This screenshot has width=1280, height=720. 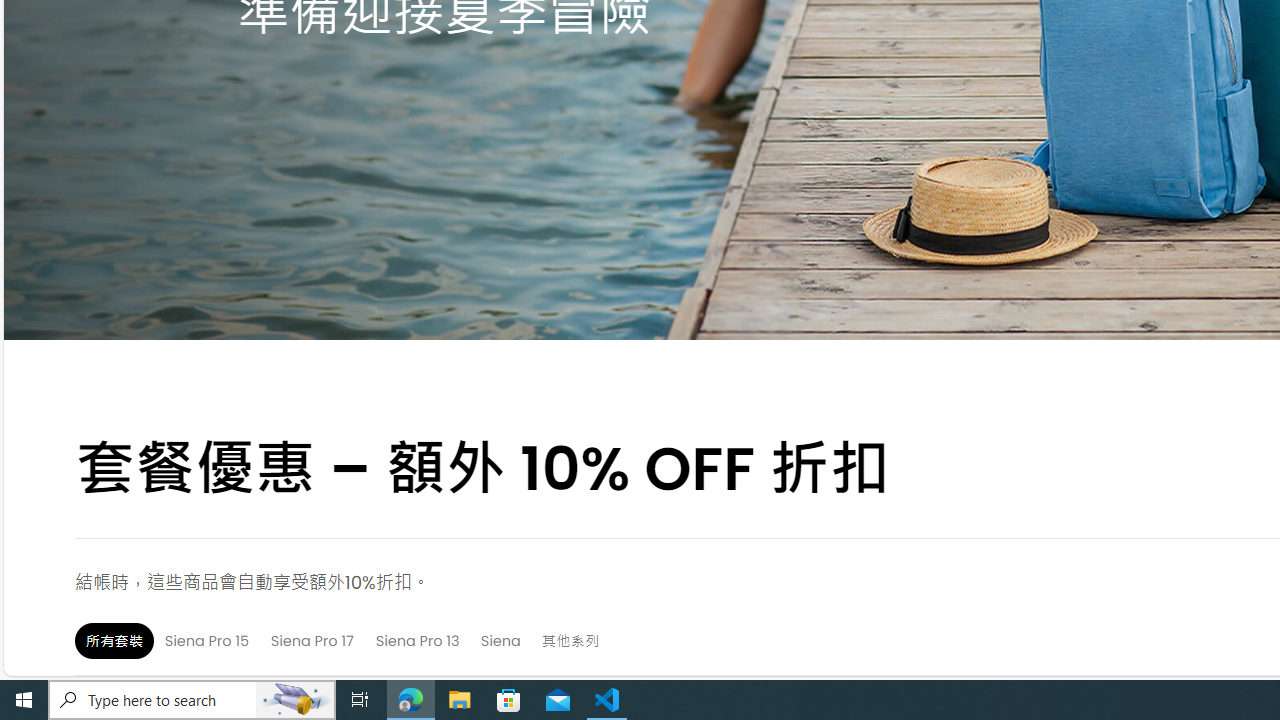 I want to click on 'Siena Pro 15', so click(x=206, y=640).